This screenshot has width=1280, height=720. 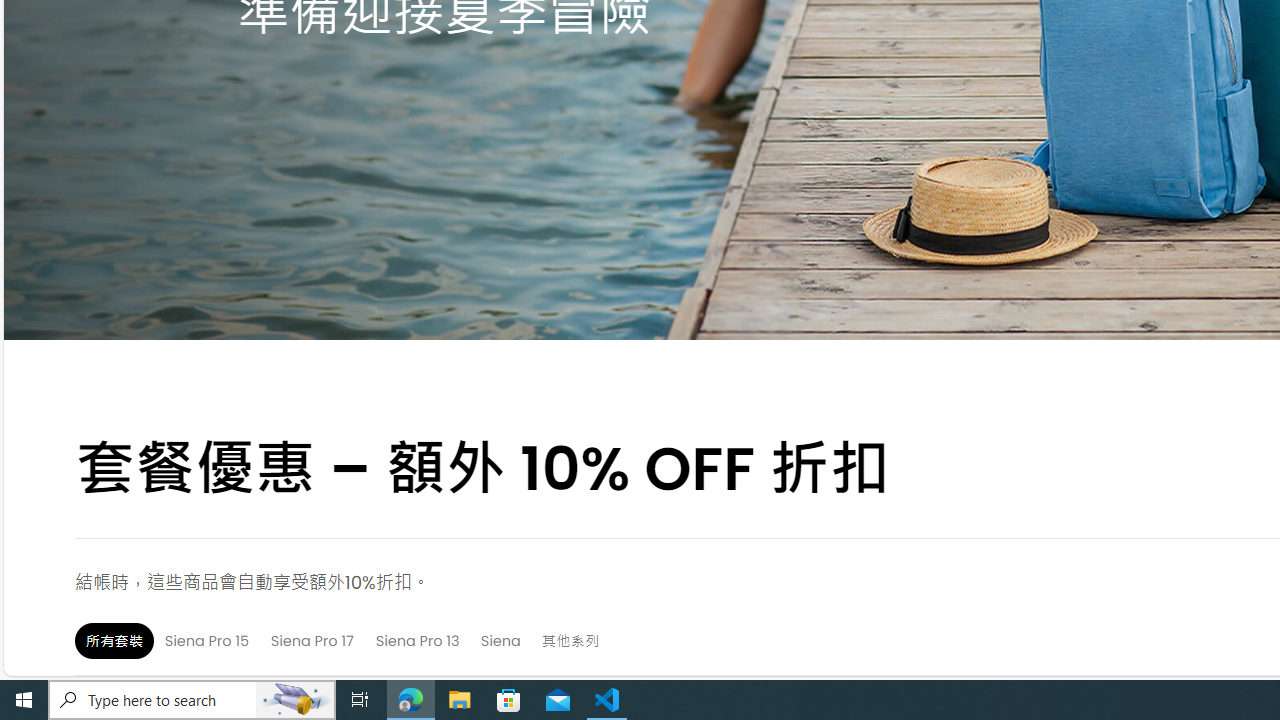 I want to click on 'Siena Pro 15', so click(x=206, y=640).